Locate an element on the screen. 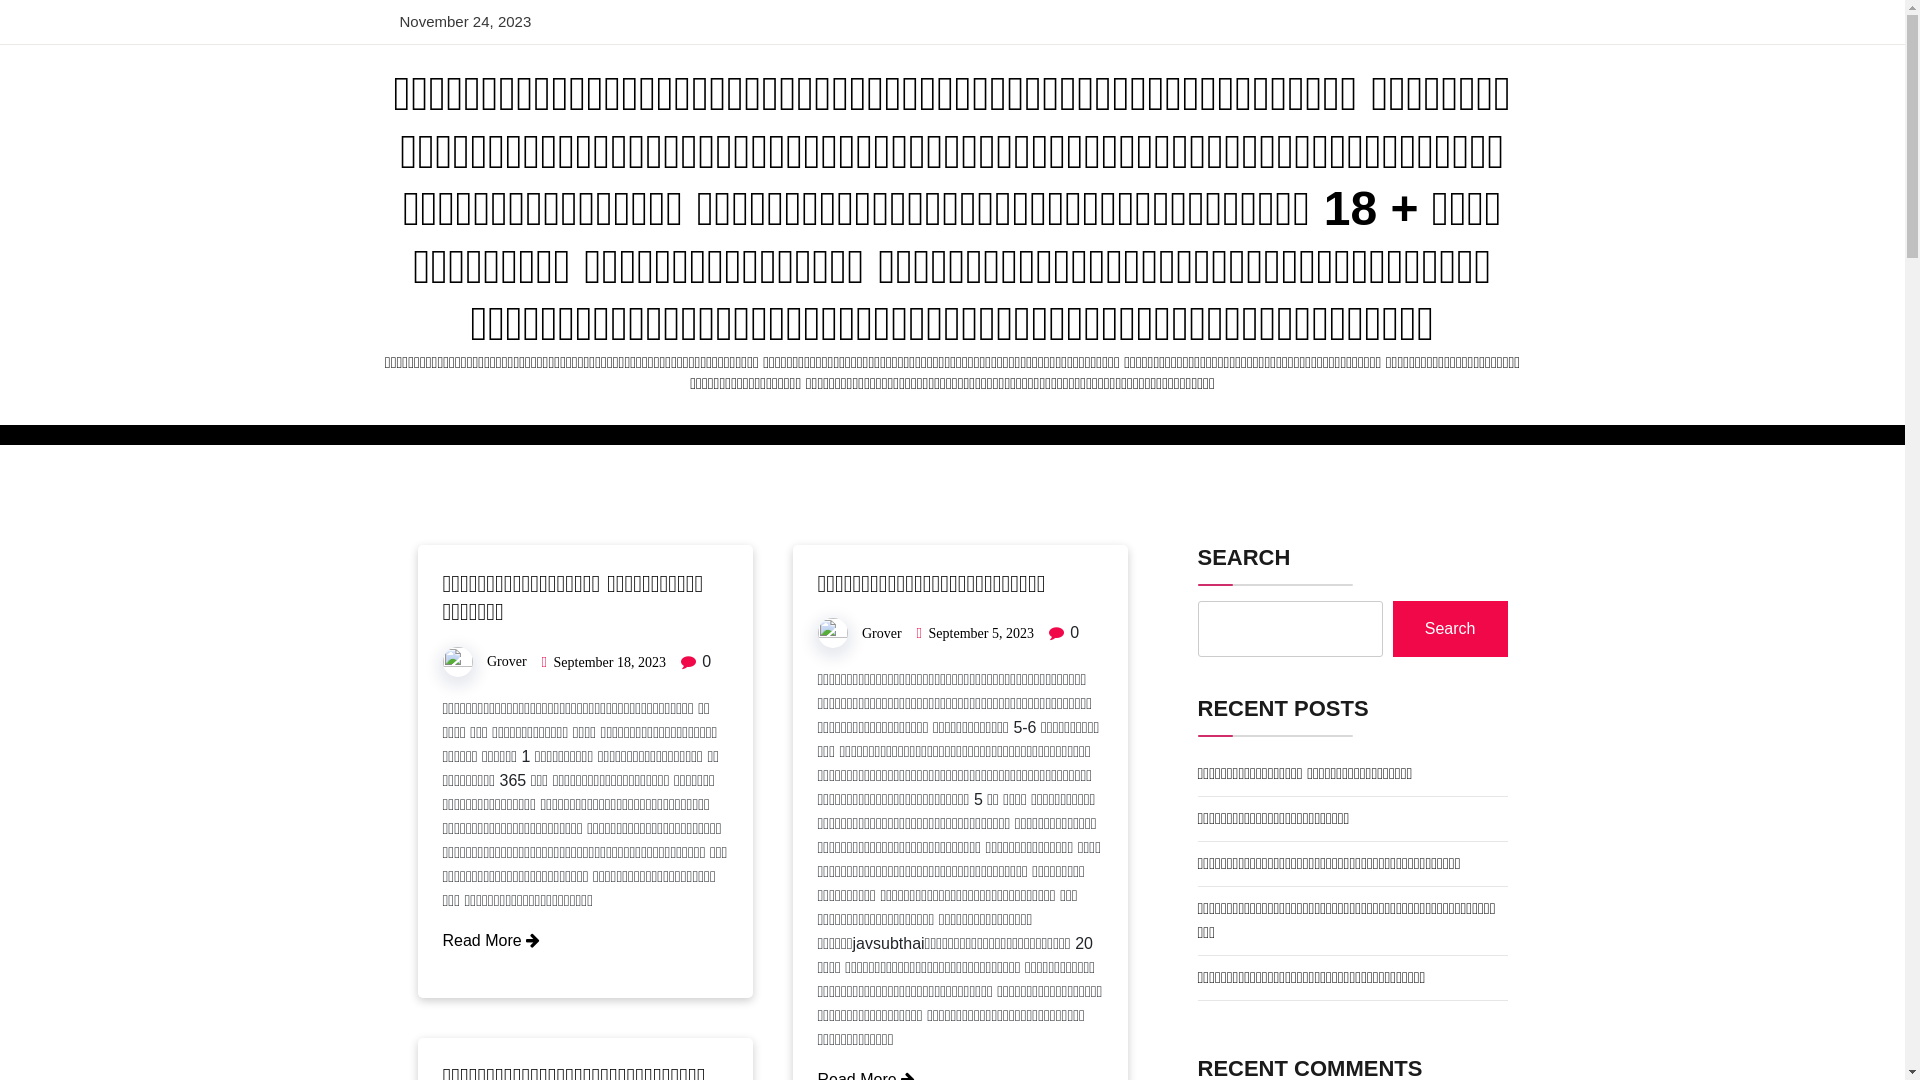  'September 5, 2023' is located at coordinates (928, 633).